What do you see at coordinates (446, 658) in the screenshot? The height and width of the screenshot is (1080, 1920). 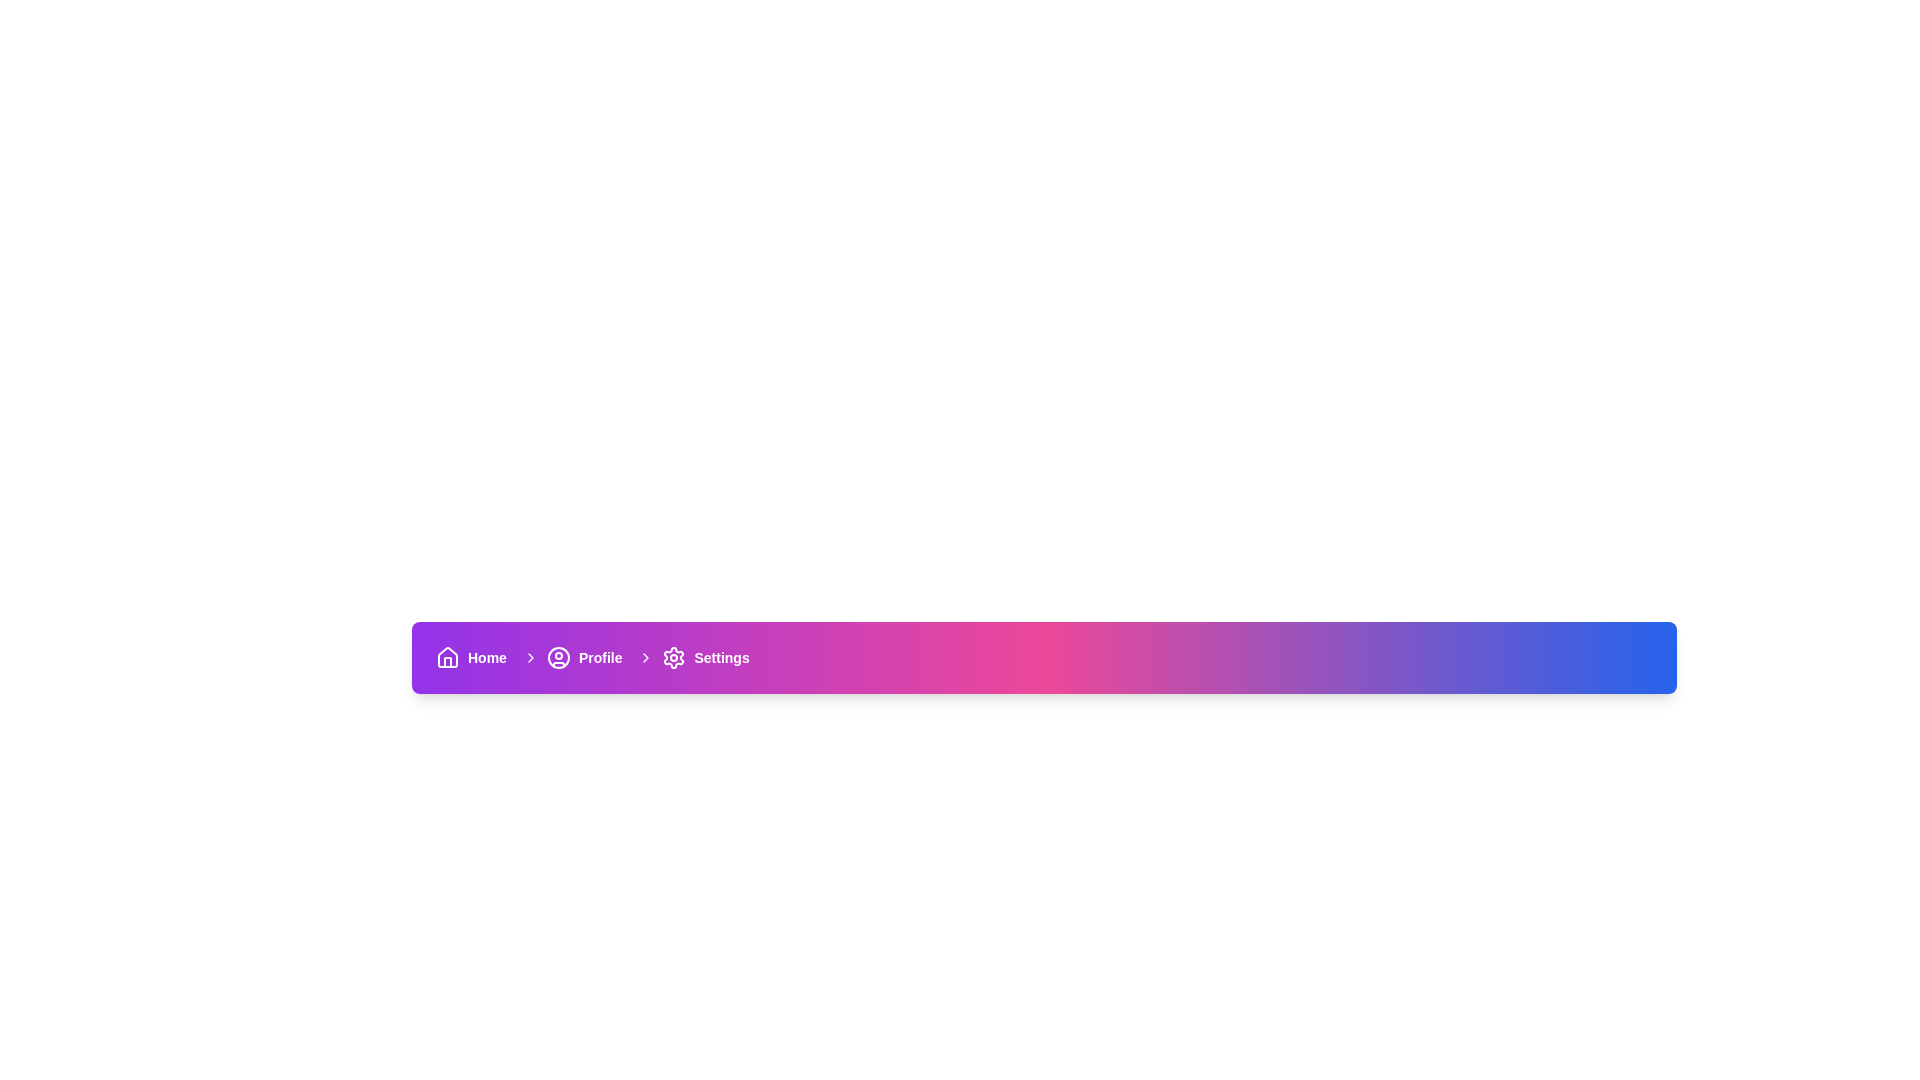 I see `the house-shaped icon filled with purple, located` at bounding box center [446, 658].